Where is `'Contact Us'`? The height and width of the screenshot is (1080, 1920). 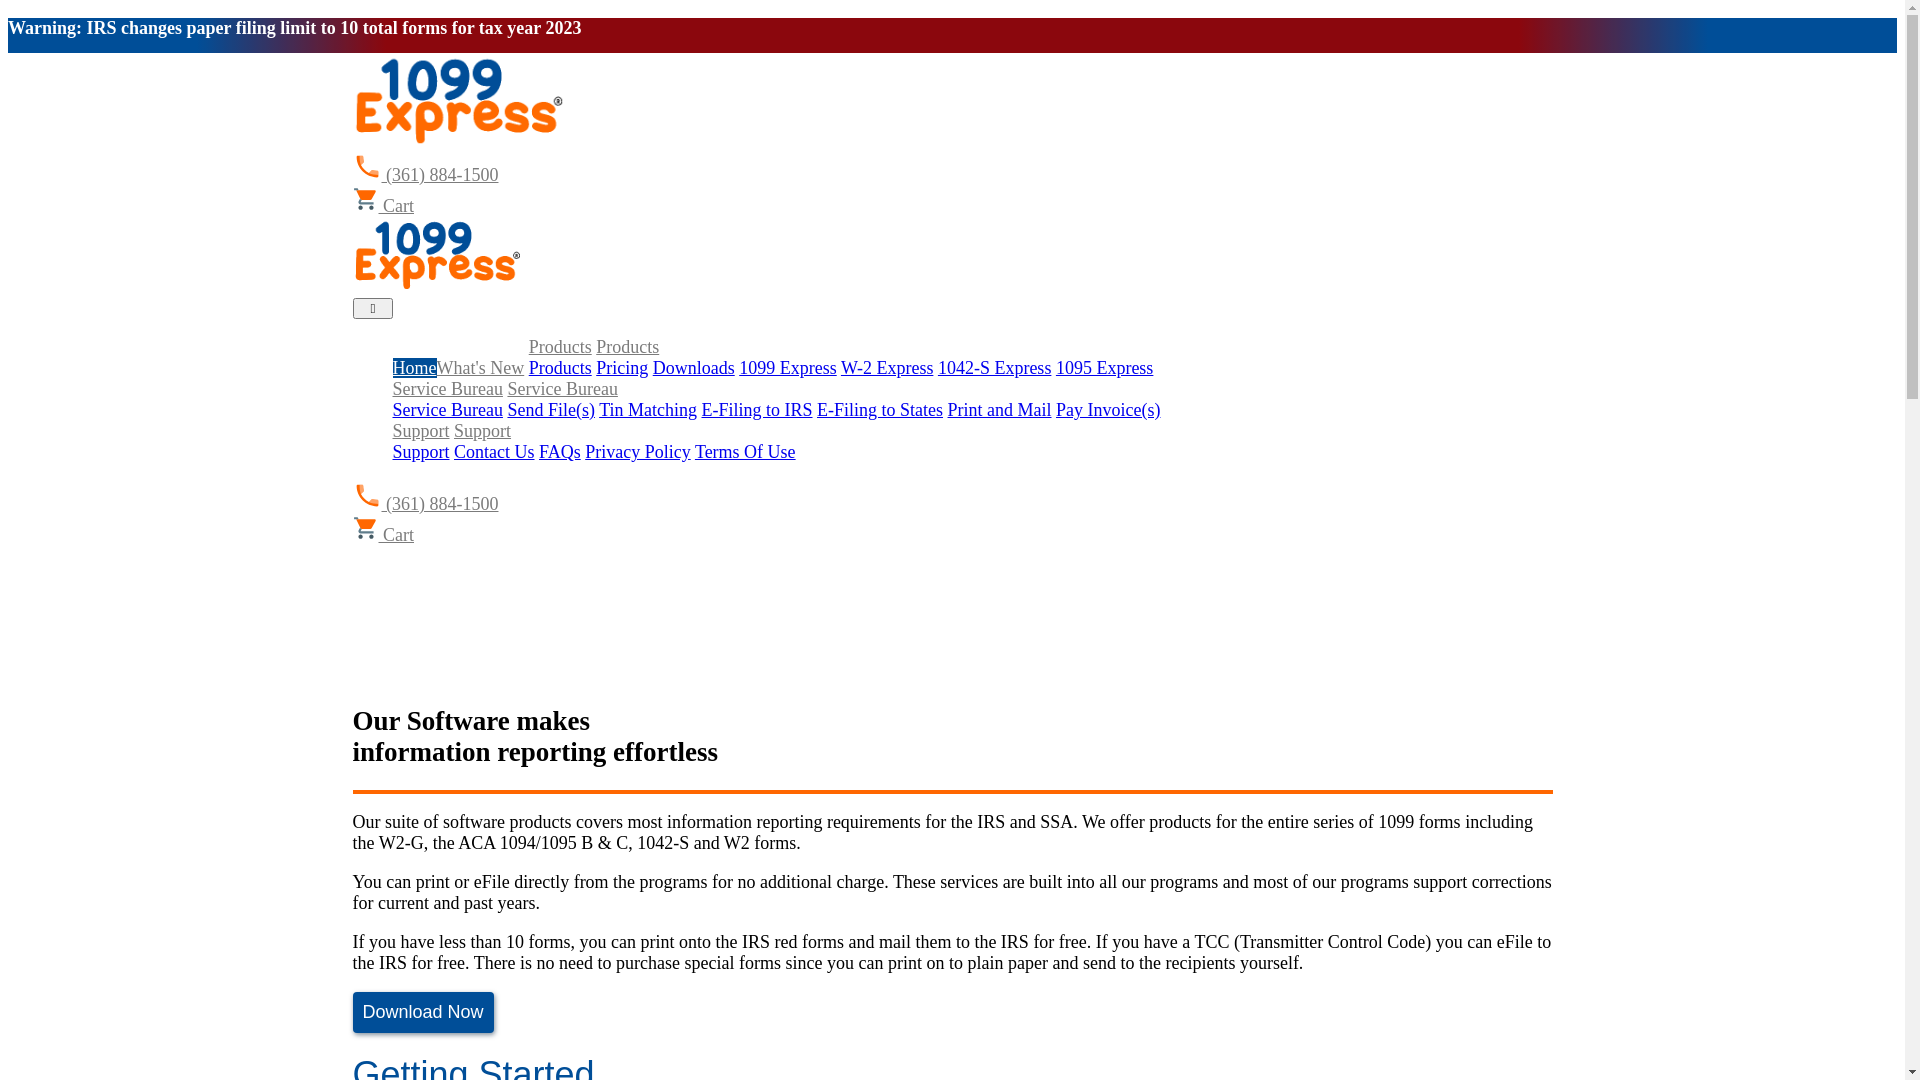
'Contact Us' is located at coordinates (494, 451).